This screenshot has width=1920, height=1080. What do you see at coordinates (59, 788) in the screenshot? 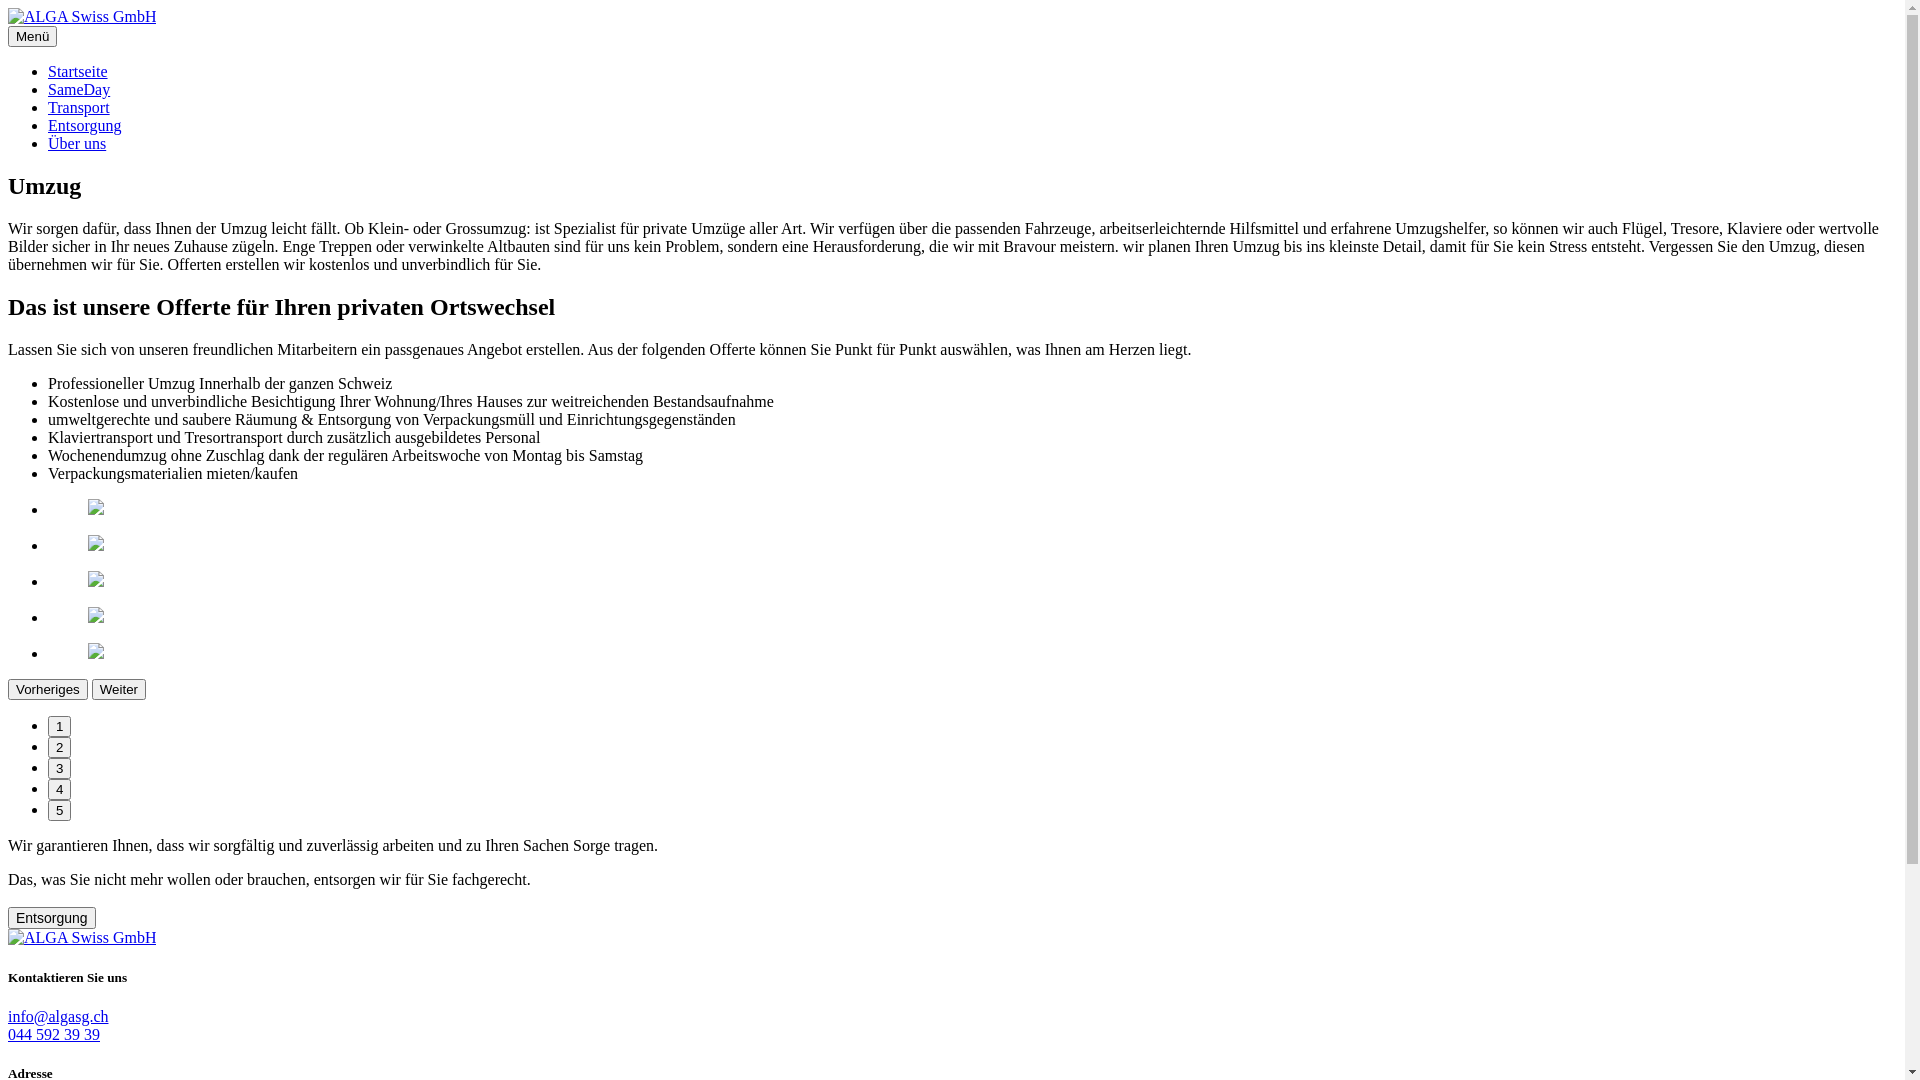
I see `'4'` at bounding box center [59, 788].